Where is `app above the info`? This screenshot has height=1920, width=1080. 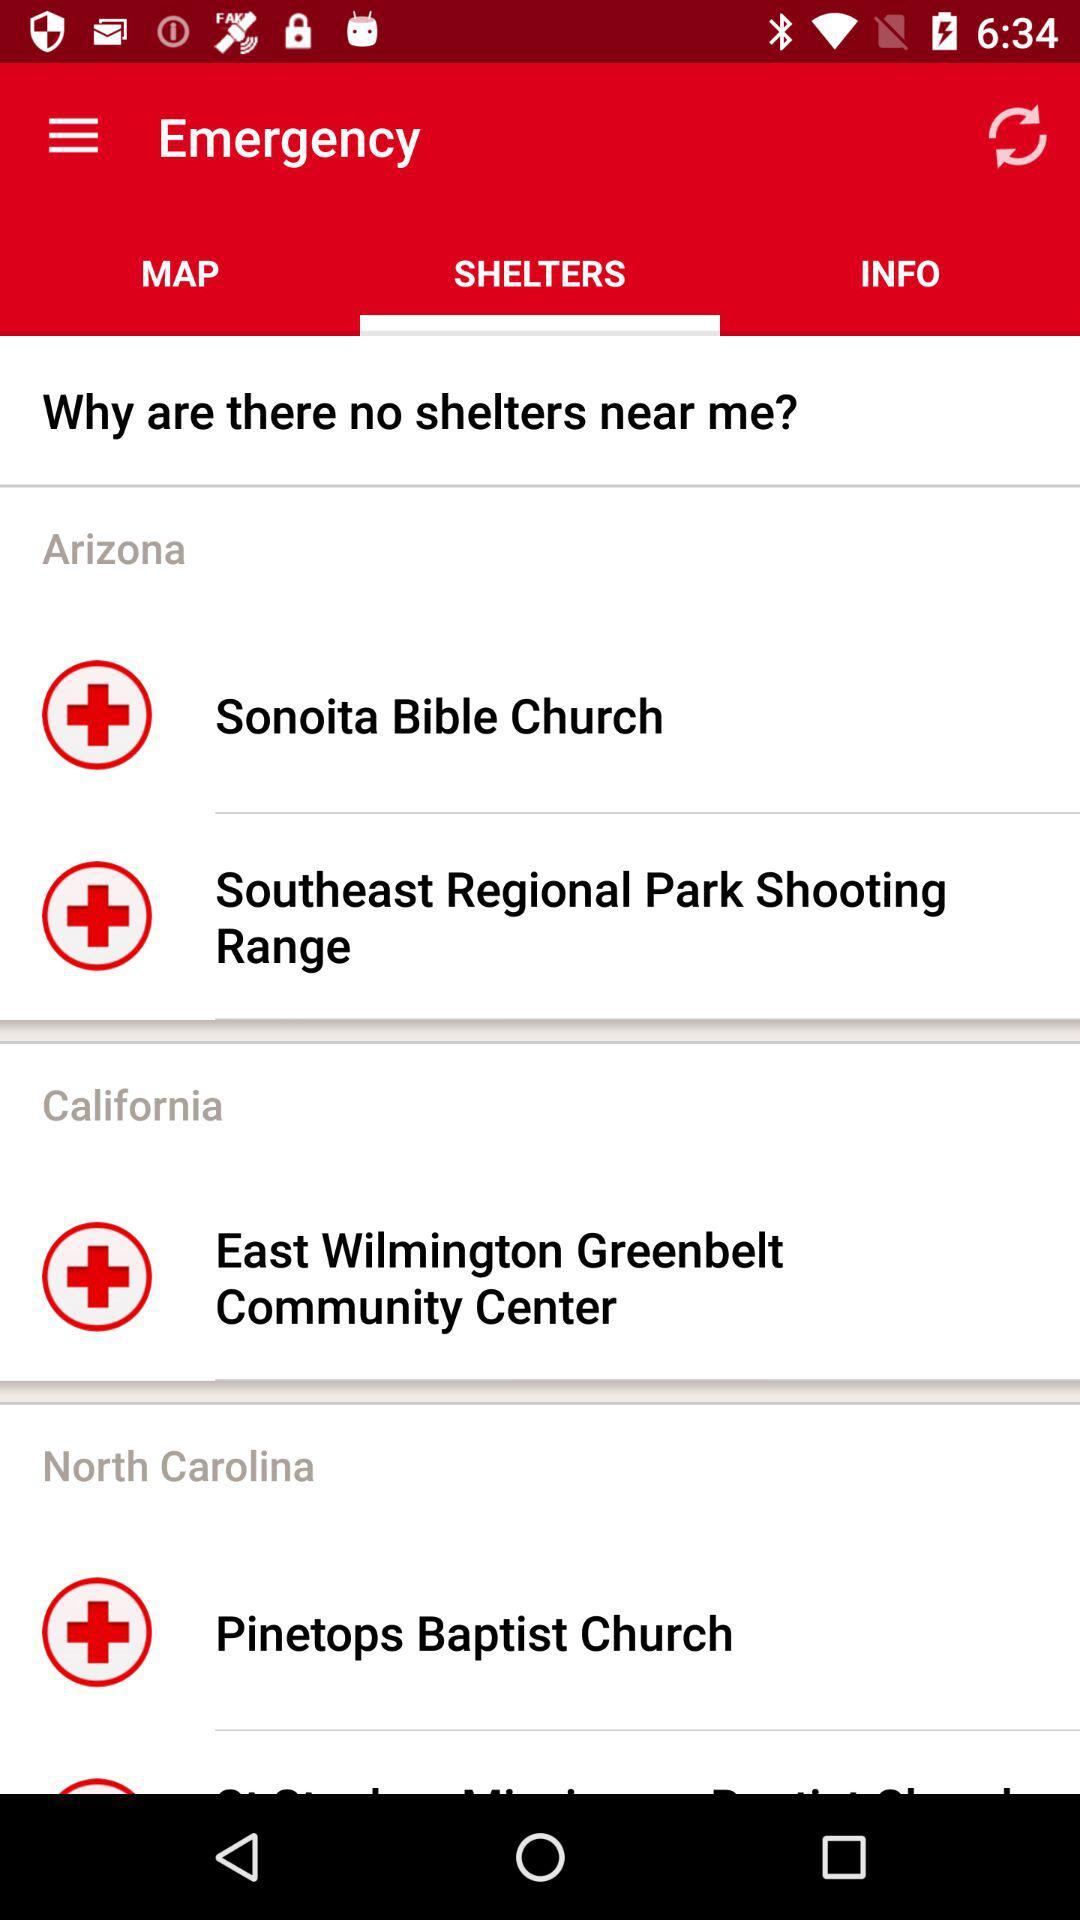 app above the info is located at coordinates (1017, 135).